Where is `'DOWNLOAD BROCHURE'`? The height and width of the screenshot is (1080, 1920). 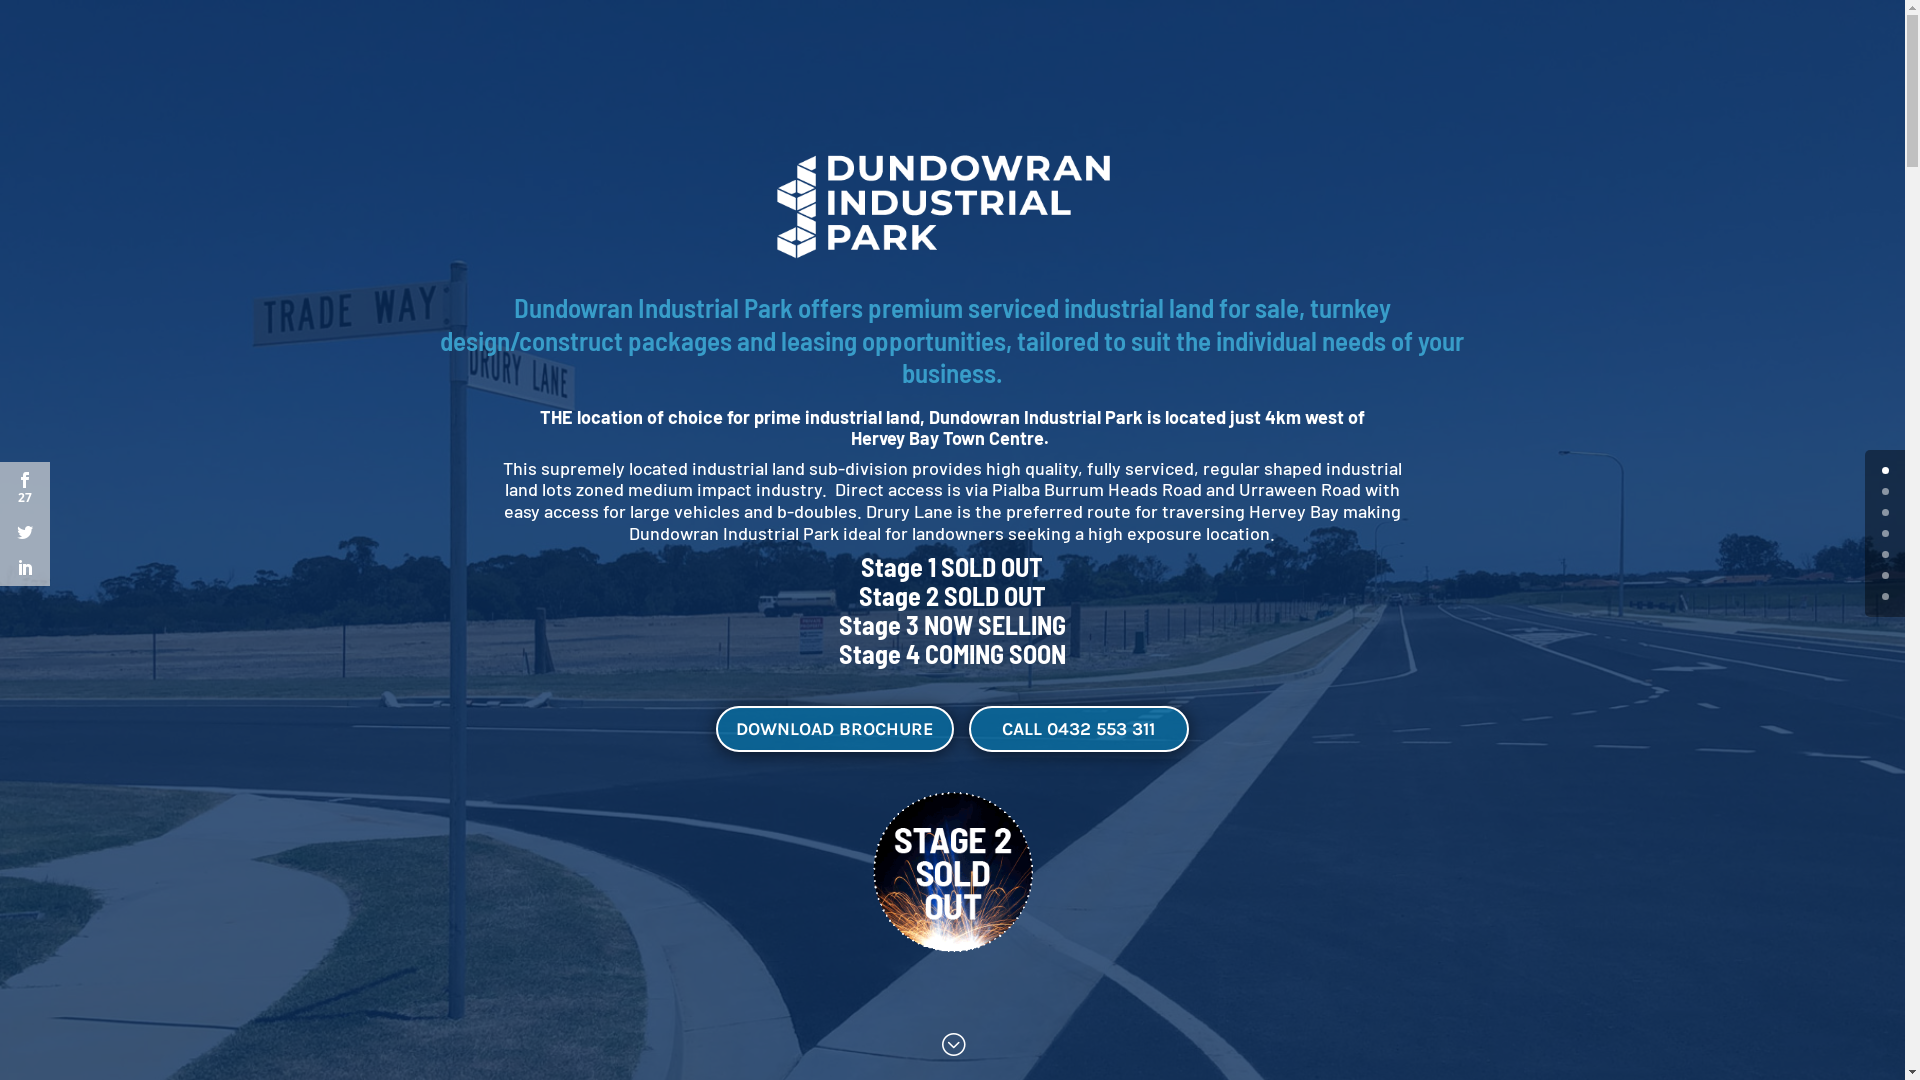
'DOWNLOAD BROCHURE' is located at coordinates (835, 728).